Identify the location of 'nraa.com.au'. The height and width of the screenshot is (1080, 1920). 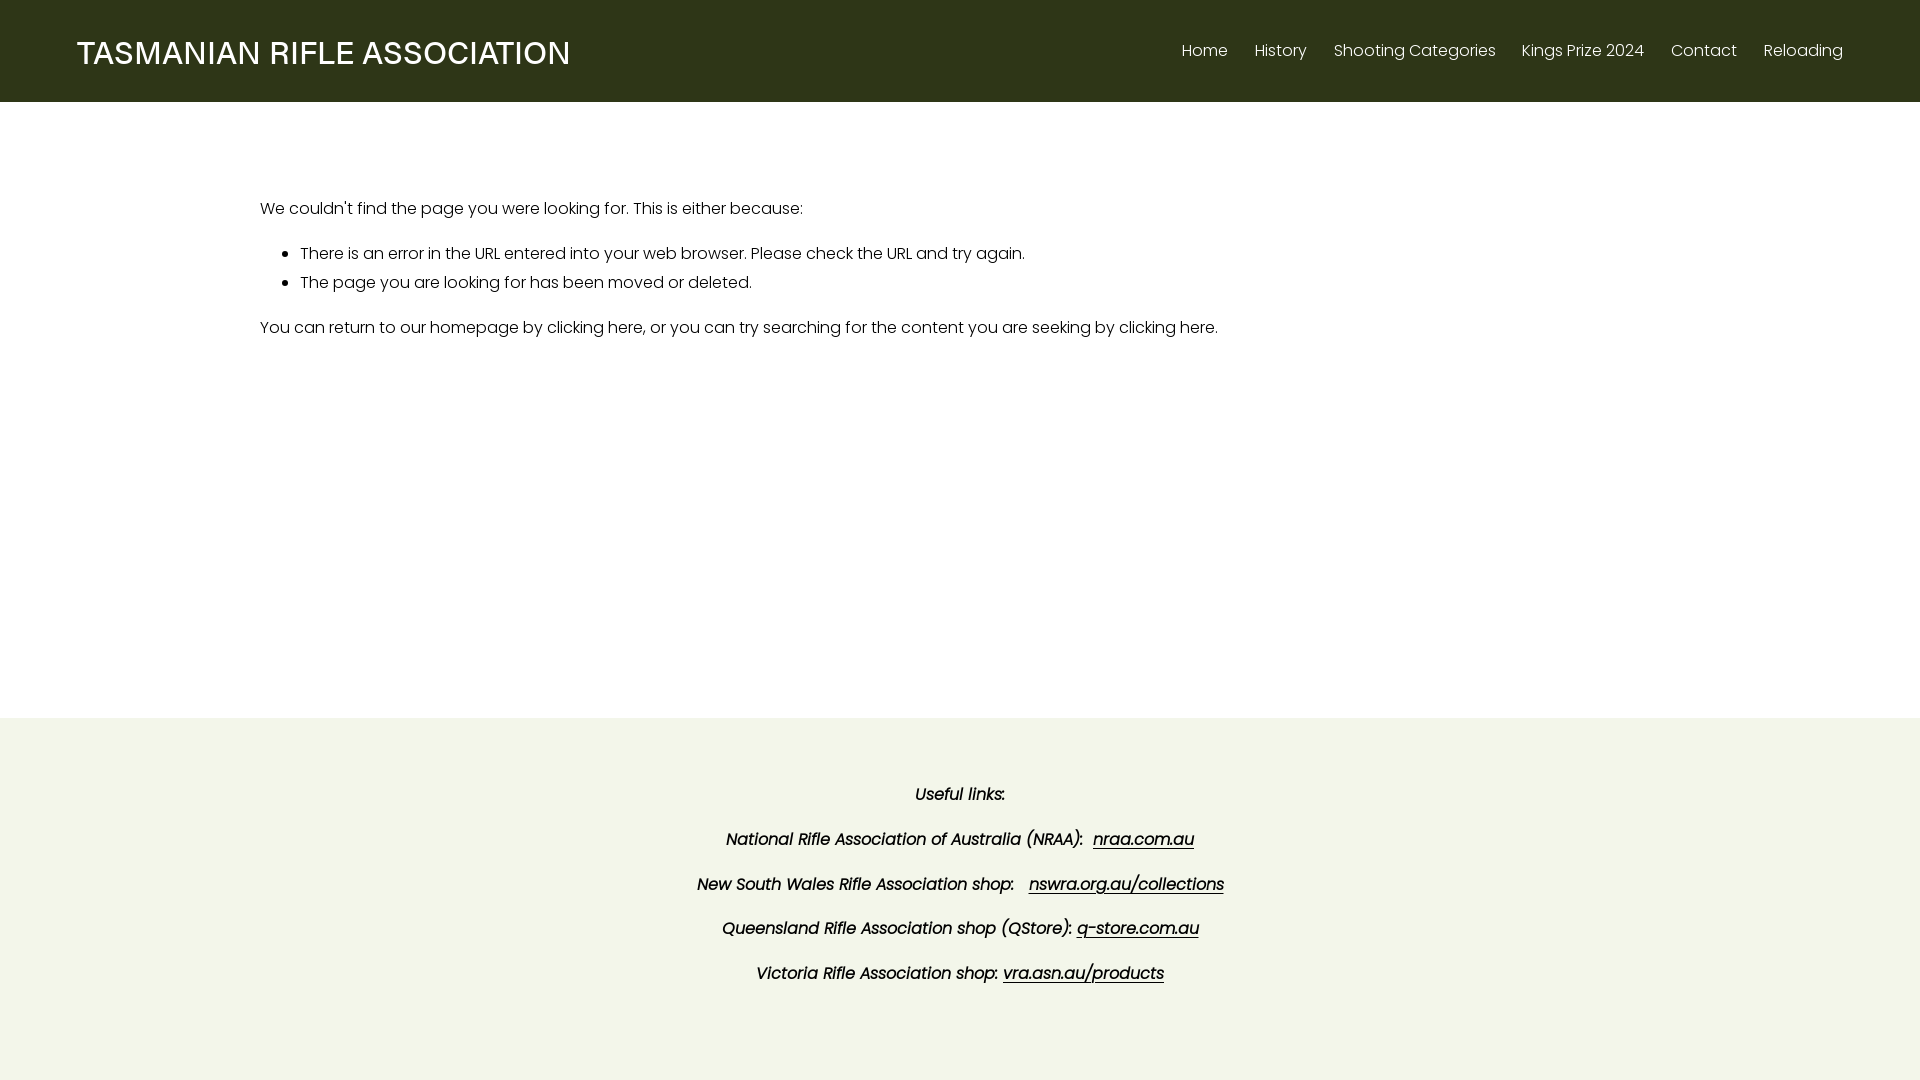
(1092, 840).